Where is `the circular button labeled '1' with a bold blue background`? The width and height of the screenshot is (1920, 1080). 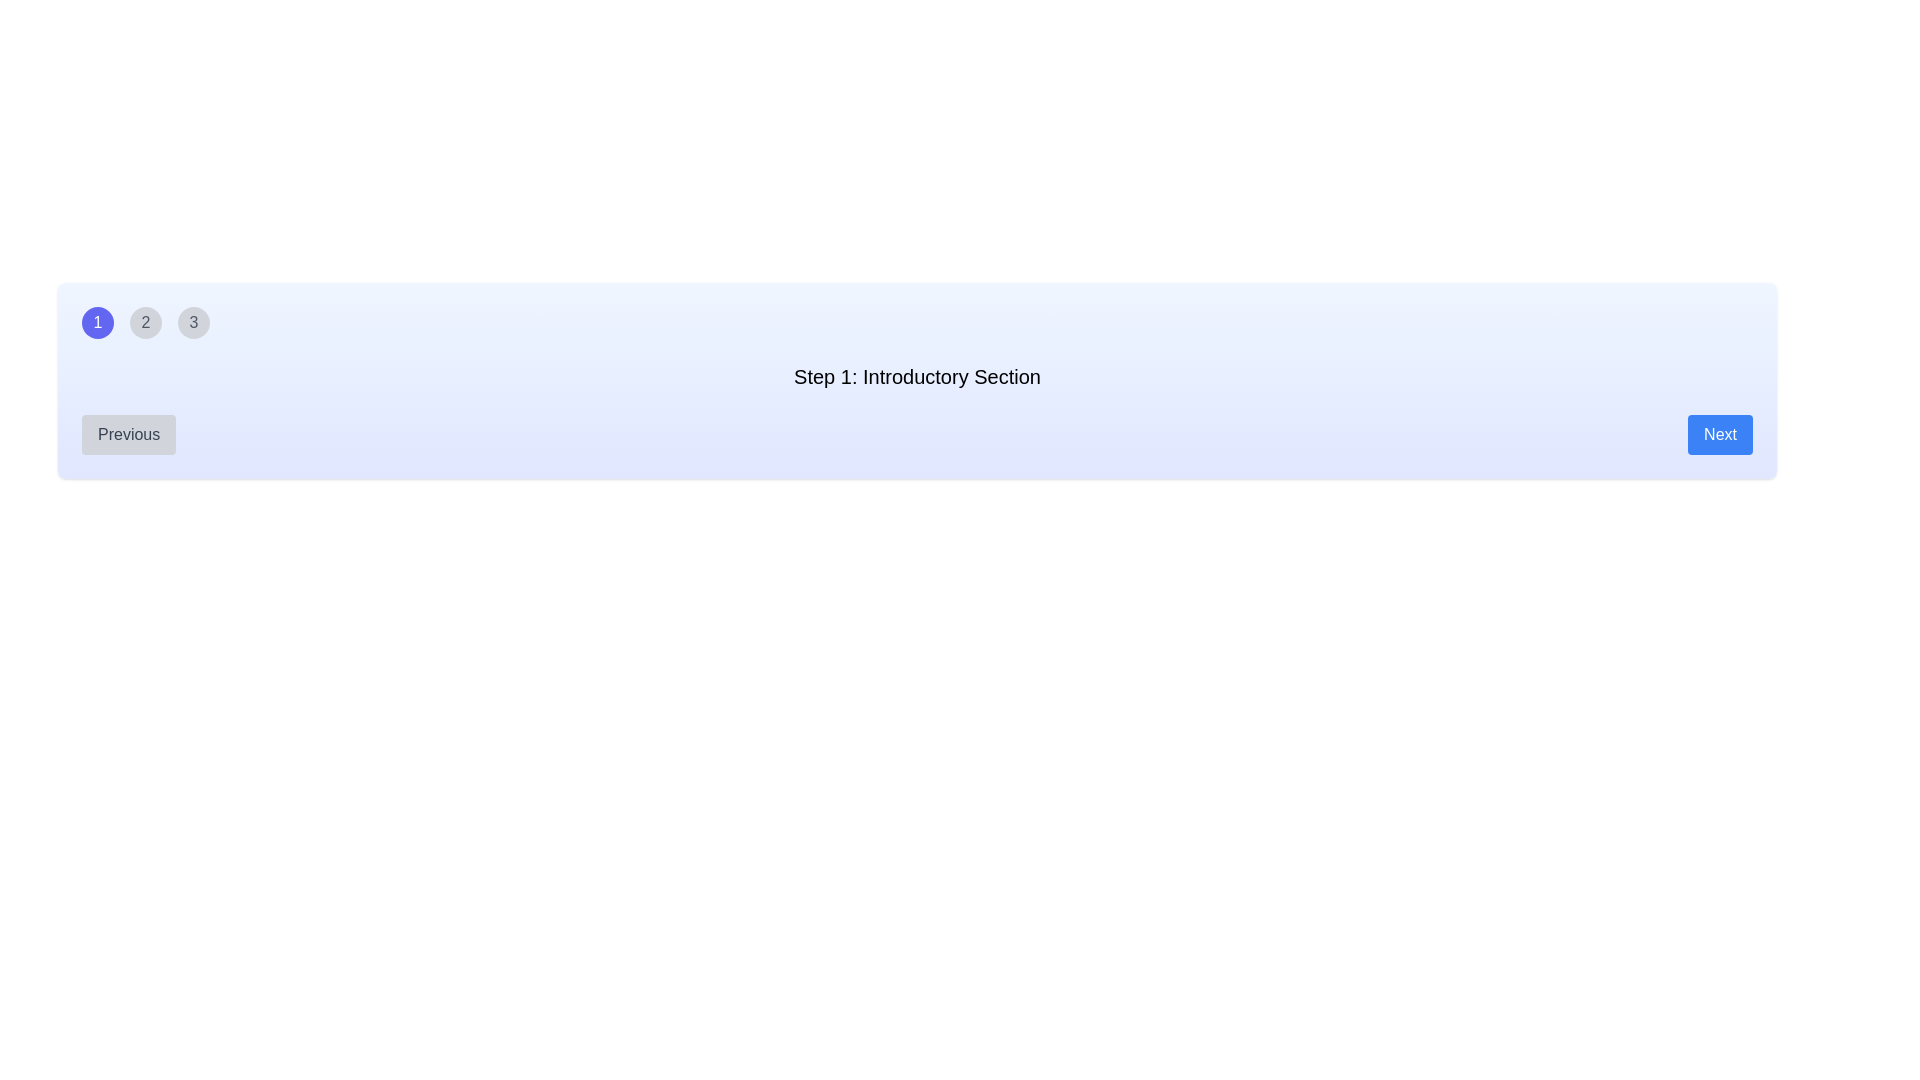 the circular button labeled '1' with a bold blue background is located at coordinates (96, 322).